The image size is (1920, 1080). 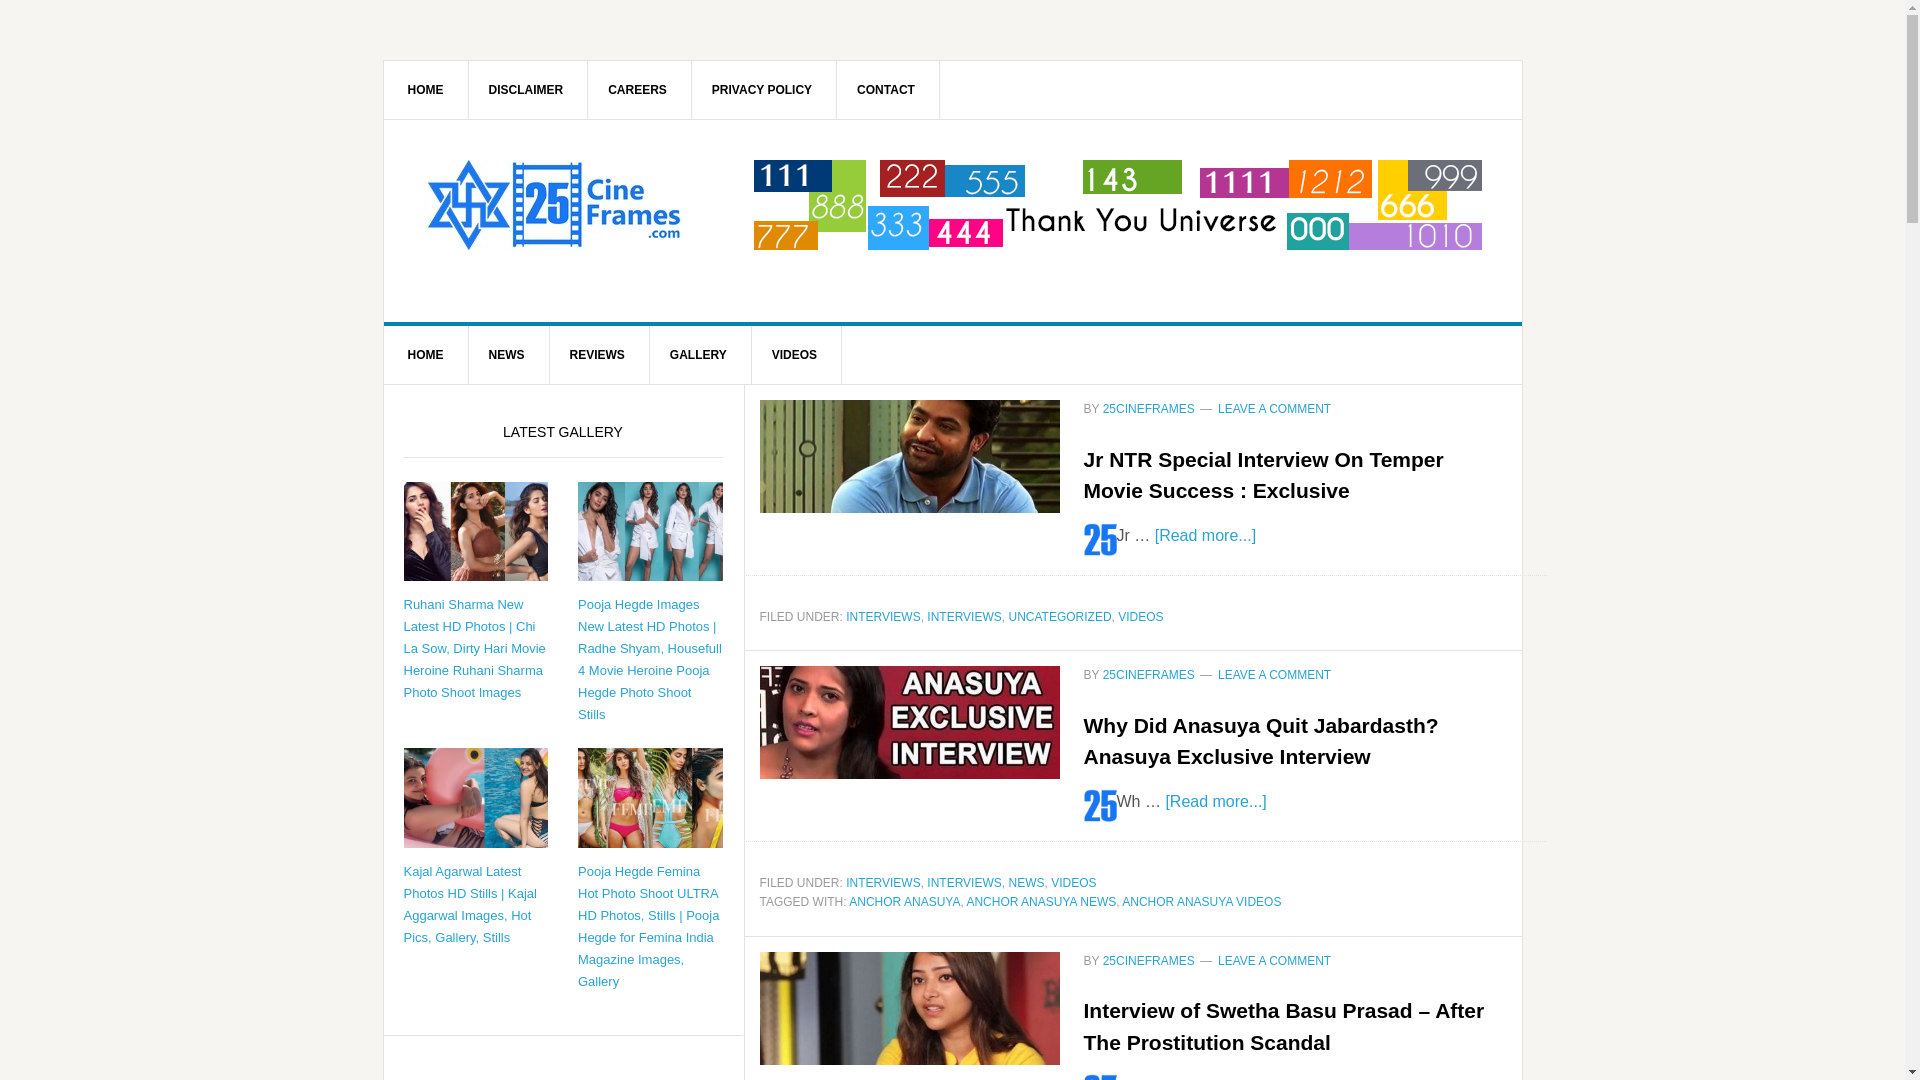 What do you see at coordinates (1083, 475) in the screenshot?
I see `'Jr NTR Special Interview On Temper Movie Success : Exclusive'` at bounding box center [1083, 475].